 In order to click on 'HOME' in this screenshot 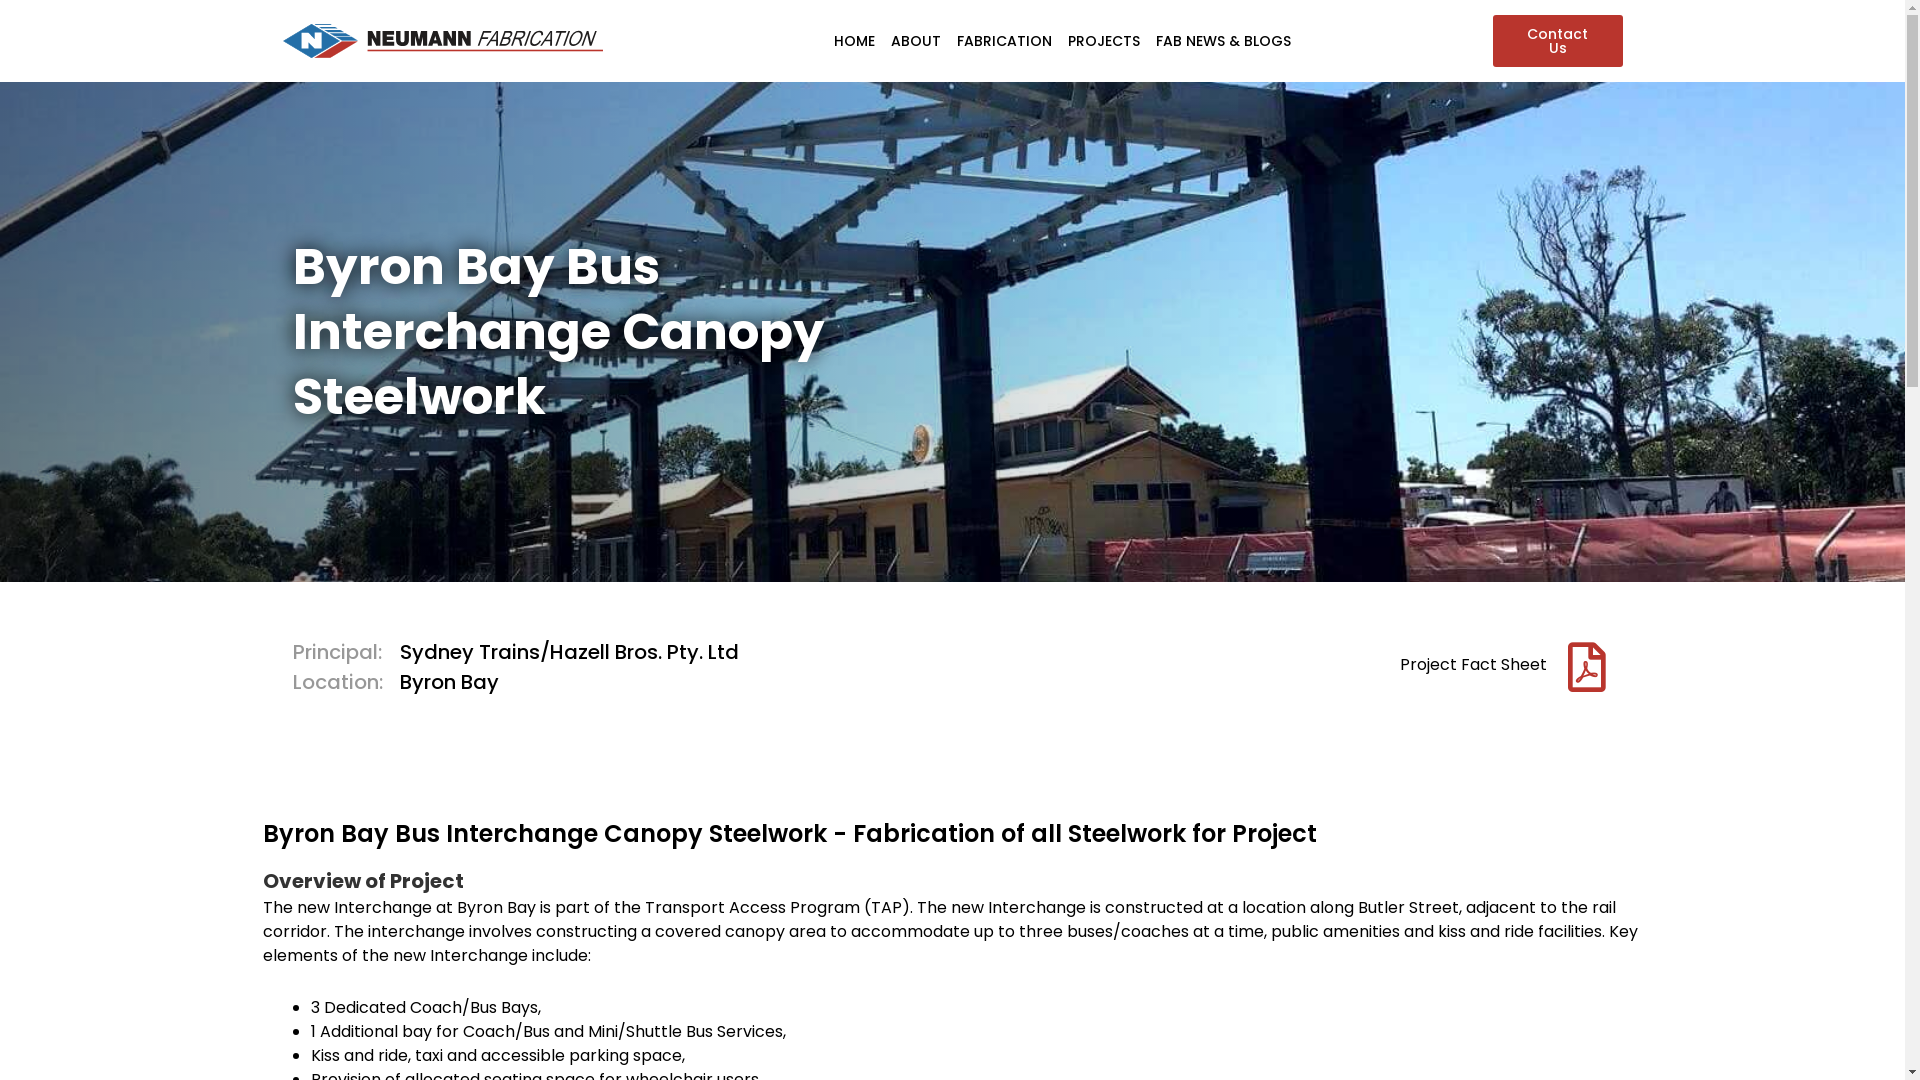, I will do `click(854, 41)`.